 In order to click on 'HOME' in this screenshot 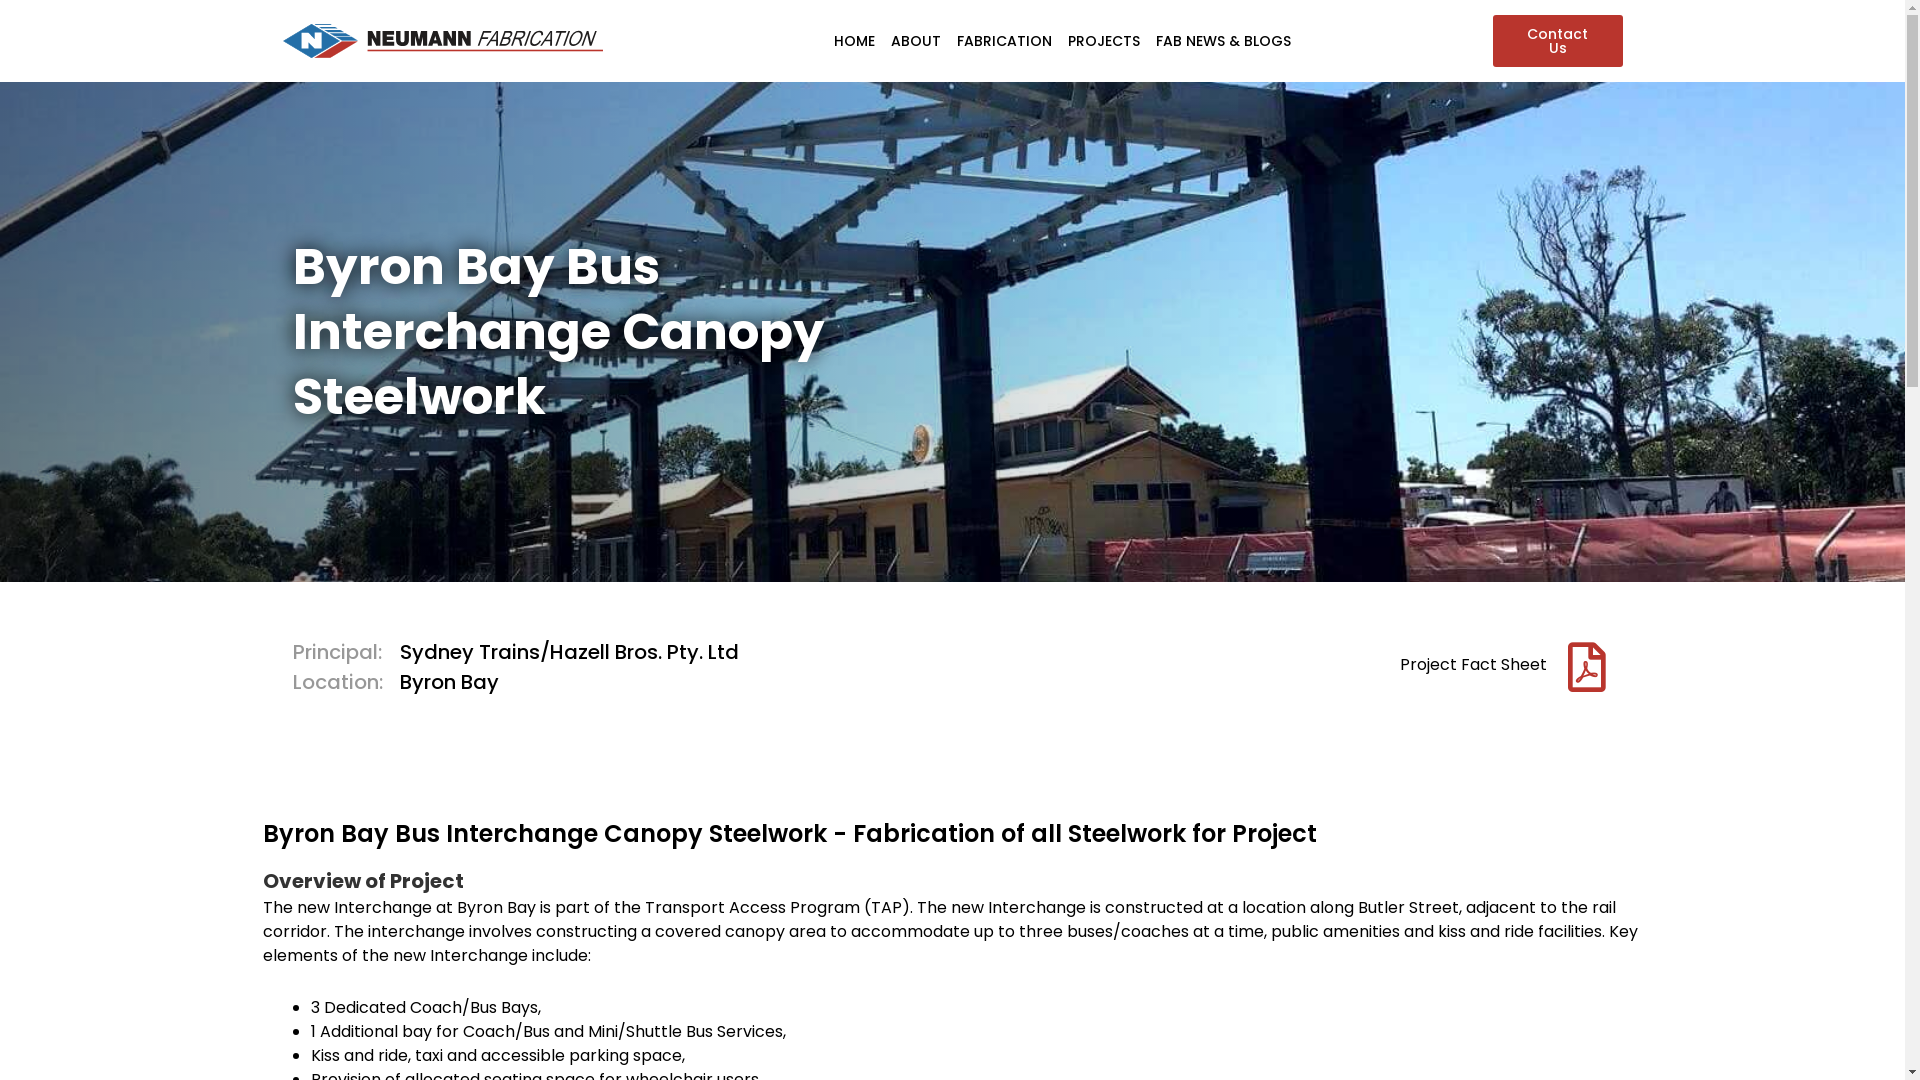, I will do `click(854, 41)`.